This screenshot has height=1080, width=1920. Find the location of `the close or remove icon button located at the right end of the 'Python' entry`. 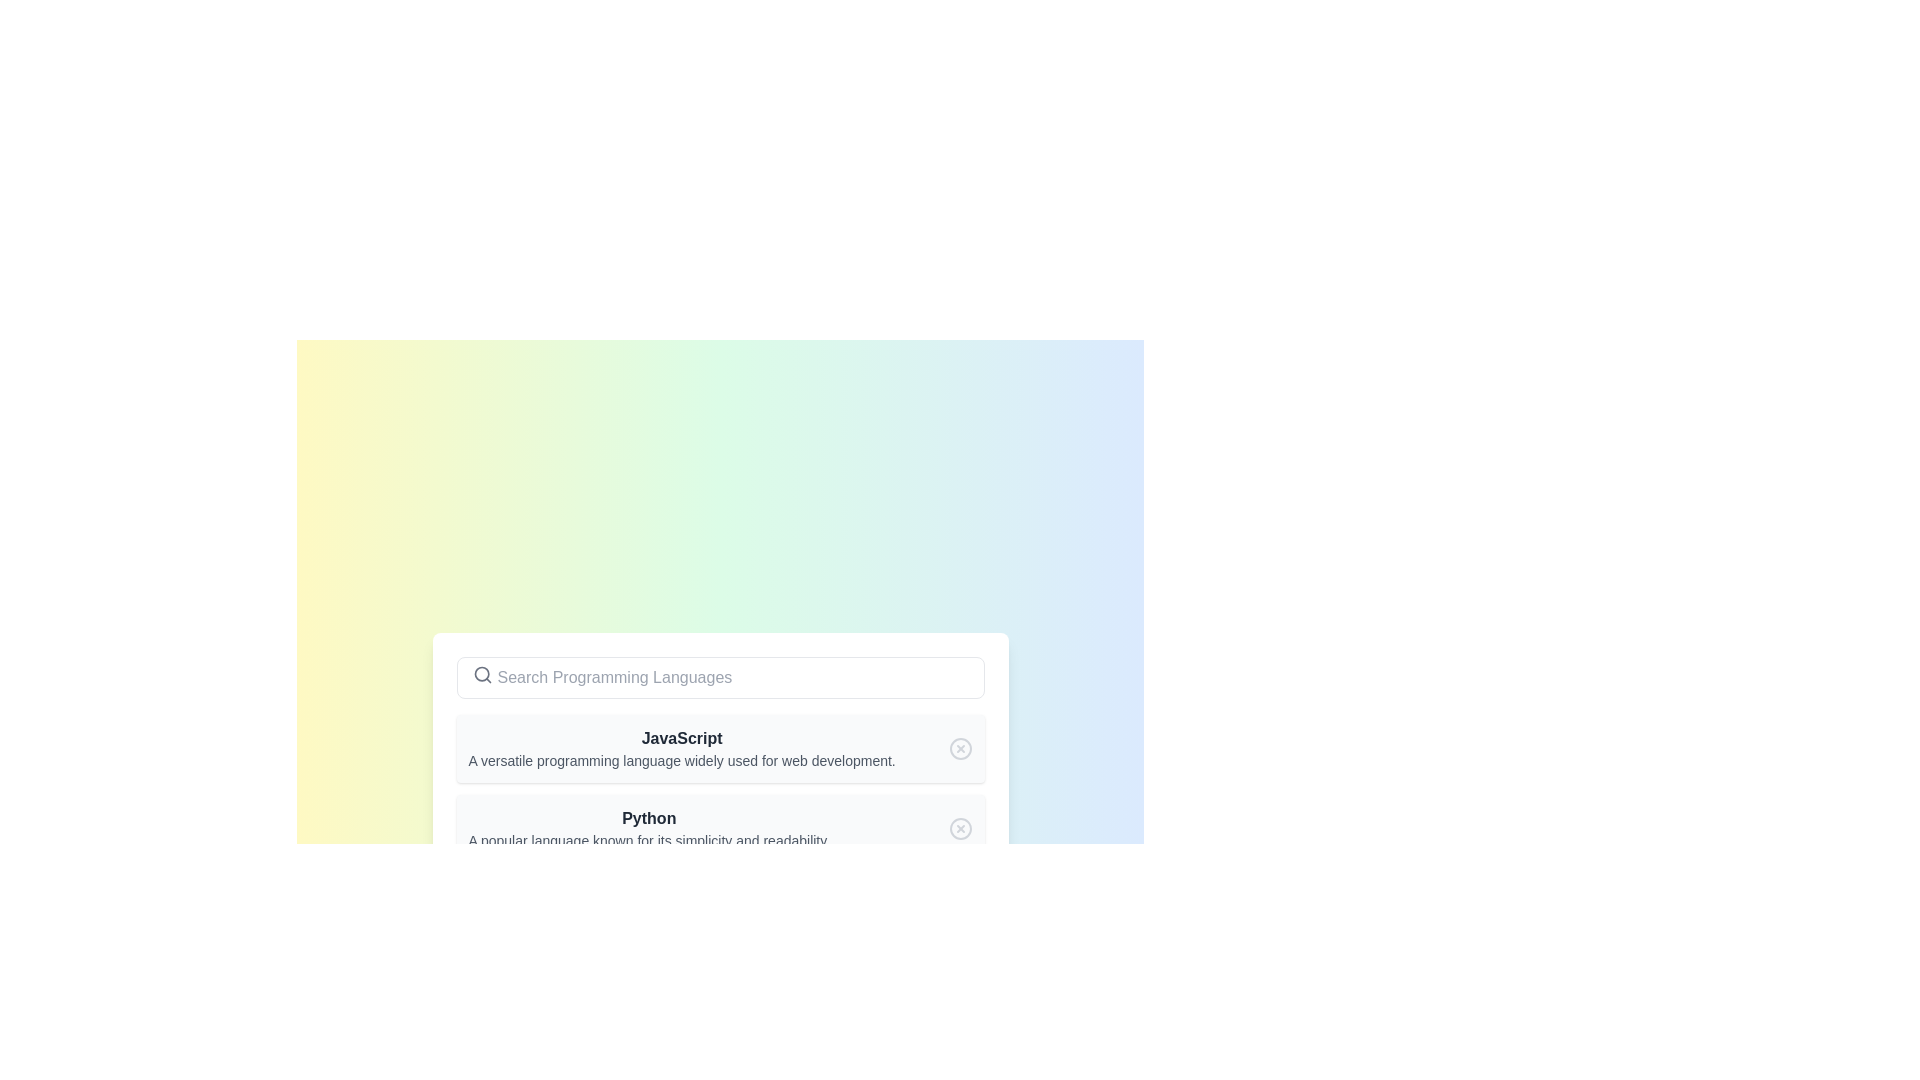

the close or remove icon button located at the right end of the 'Python' entry is located at coordinates (960, 829).